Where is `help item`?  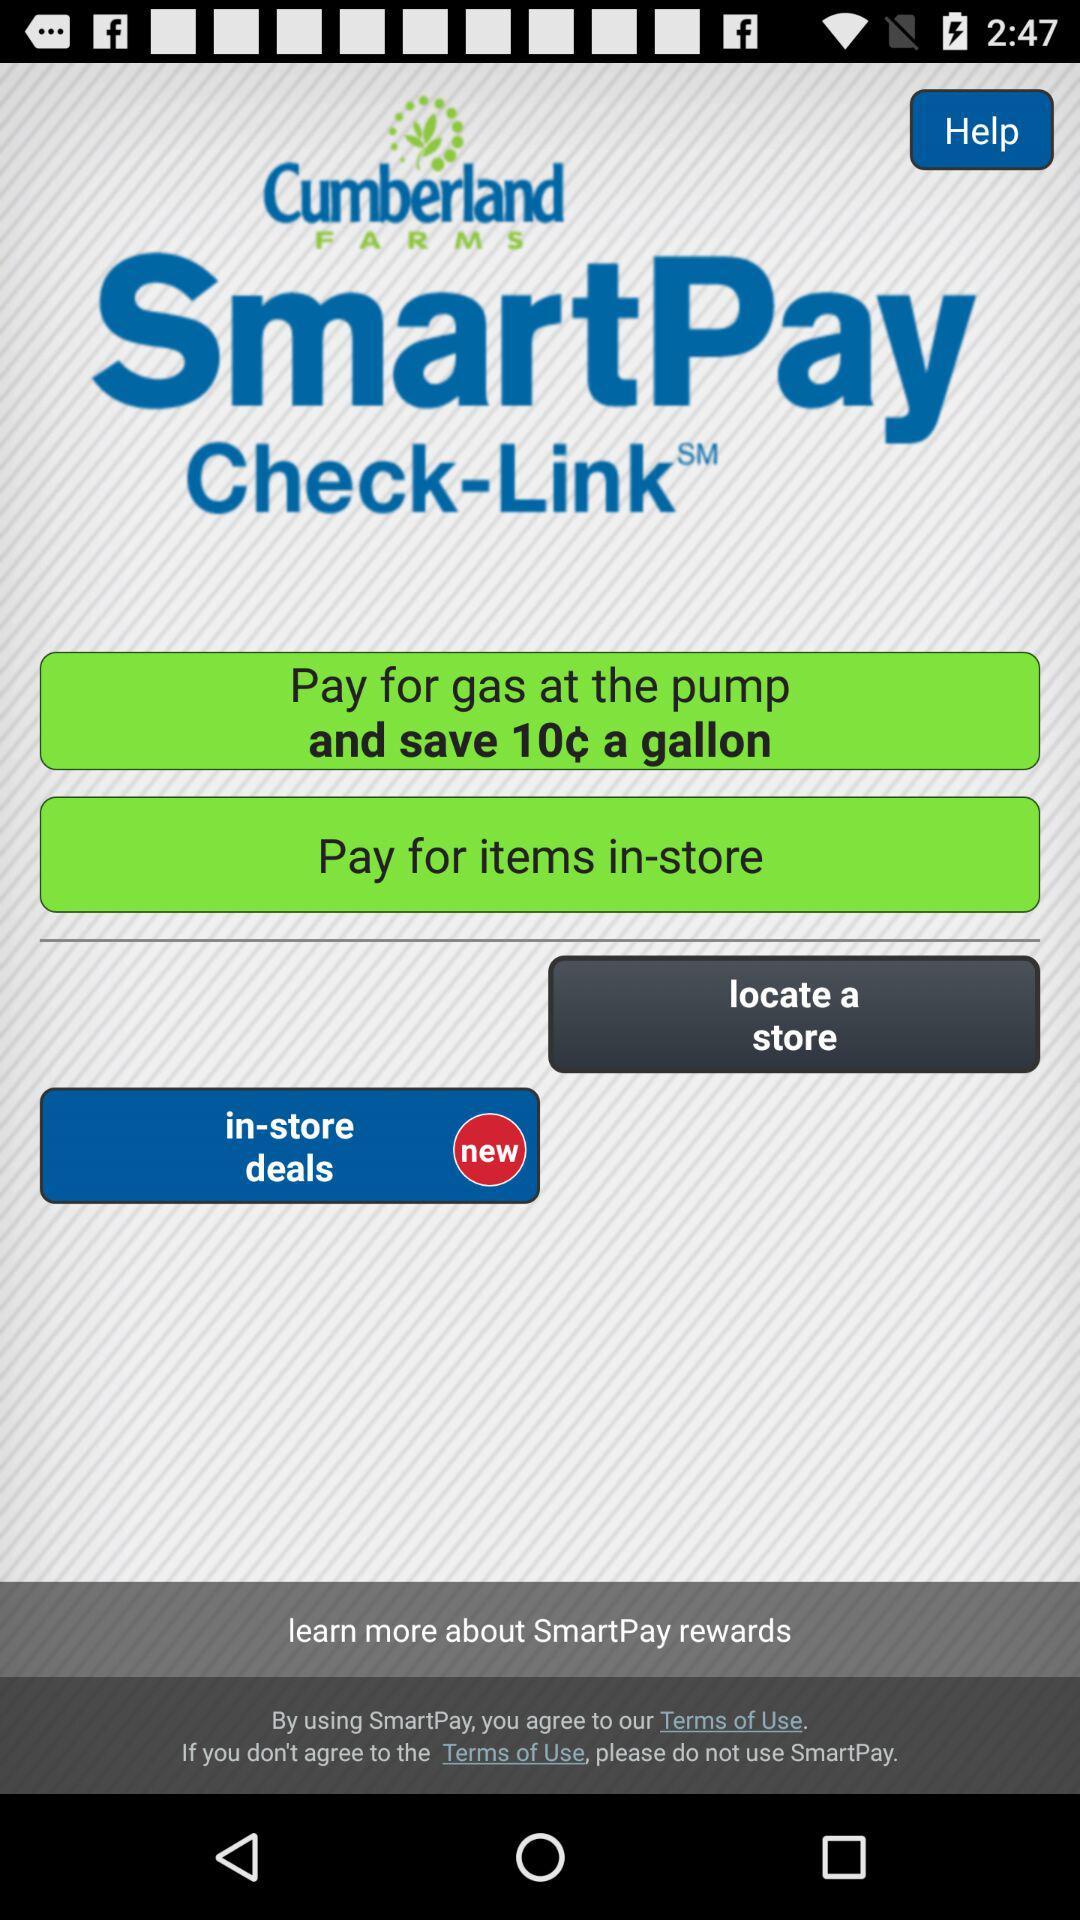 help item is located at coordinates (980, 128).